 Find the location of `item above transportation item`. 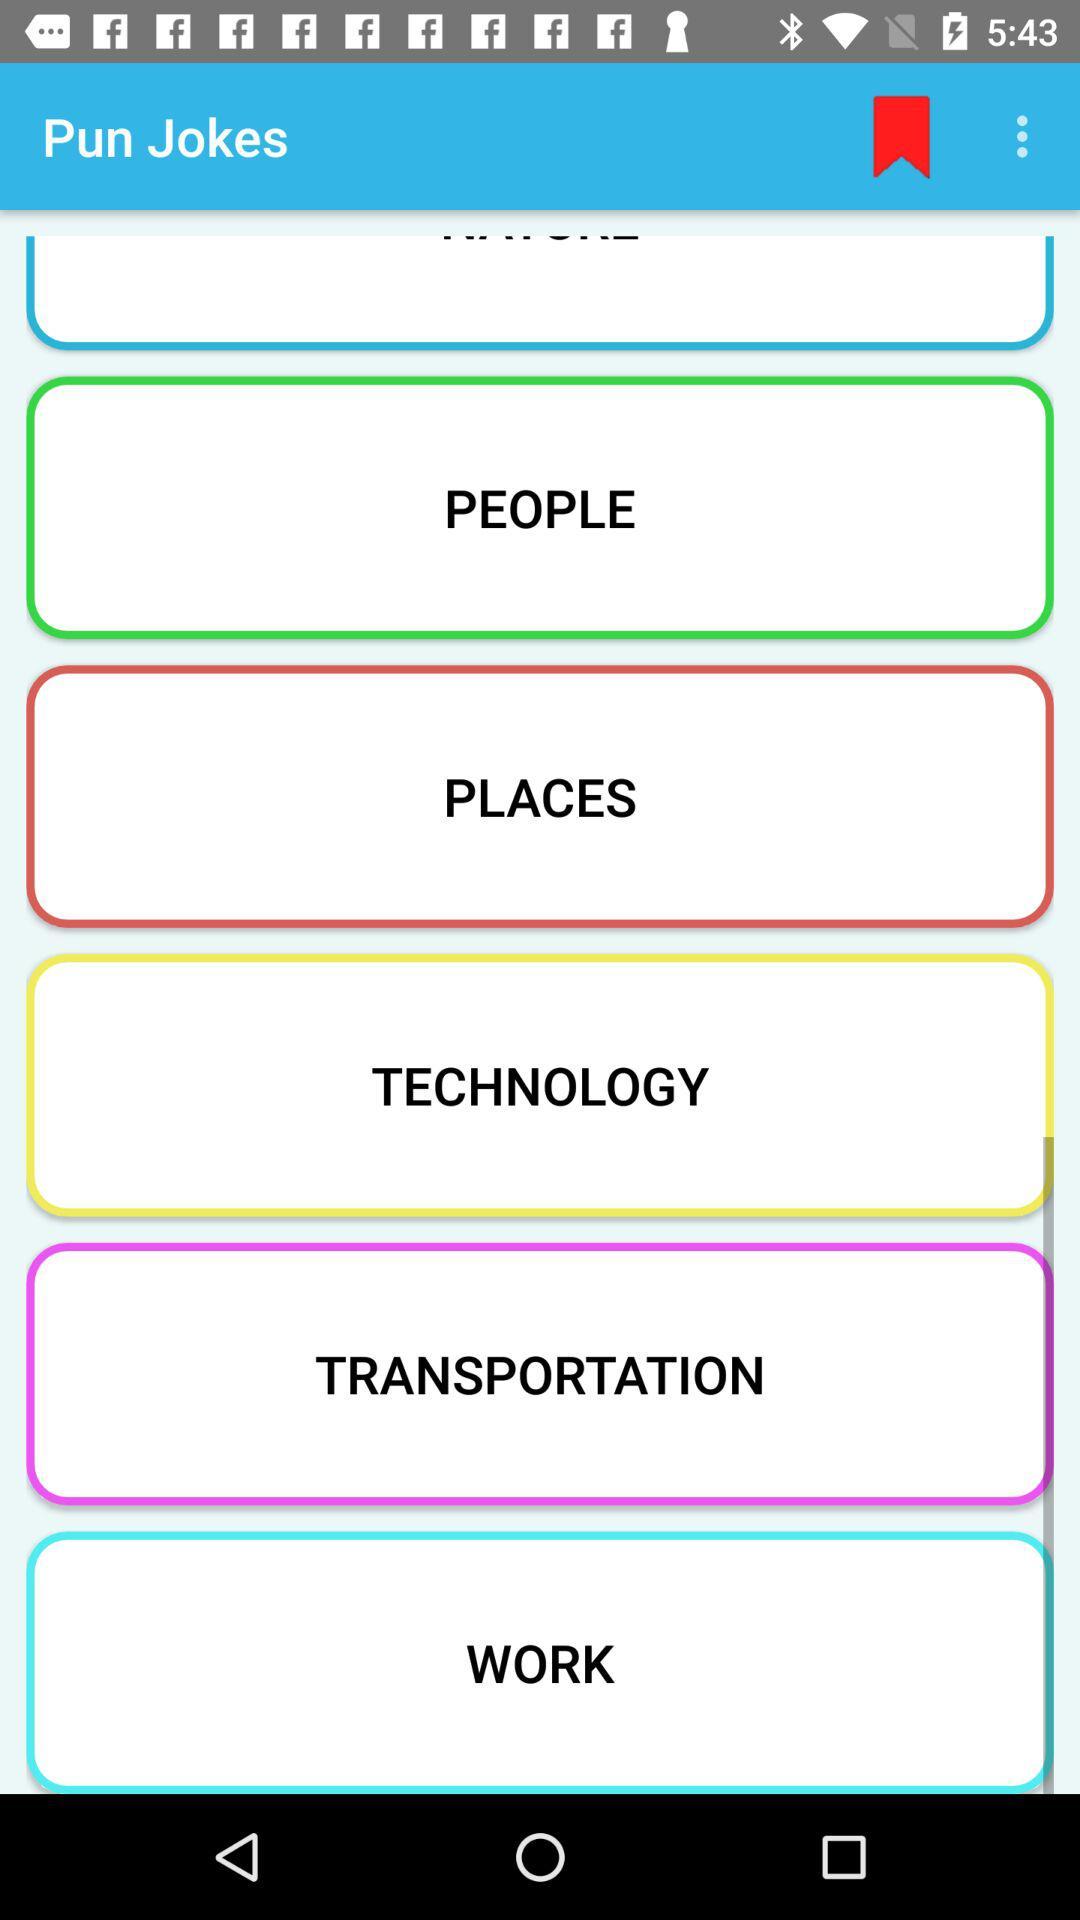

item above transportation item is located at coordinates (540, 1084).